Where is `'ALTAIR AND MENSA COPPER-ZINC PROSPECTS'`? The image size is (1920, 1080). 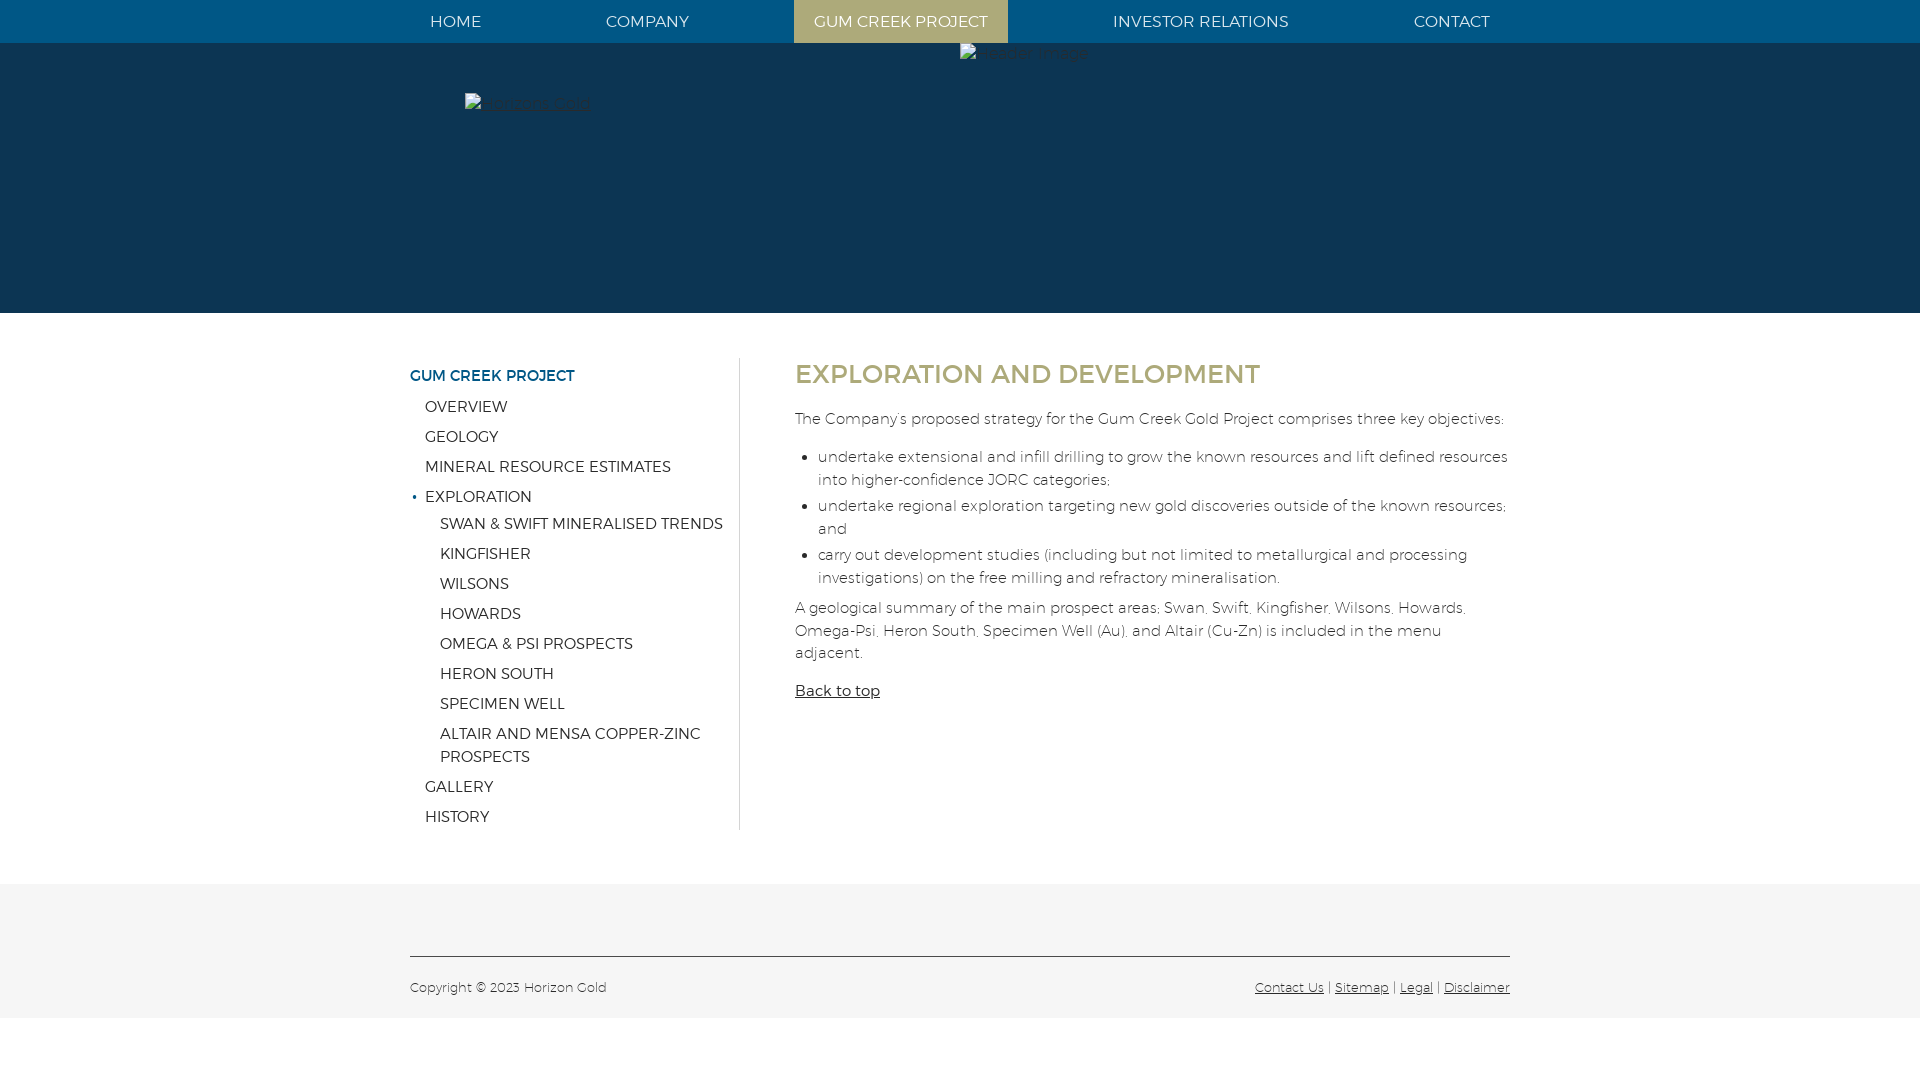 'ALTAIR AND MENSA COPPER-ZINC PROSPECTS' is located at coordinates (588, 744).